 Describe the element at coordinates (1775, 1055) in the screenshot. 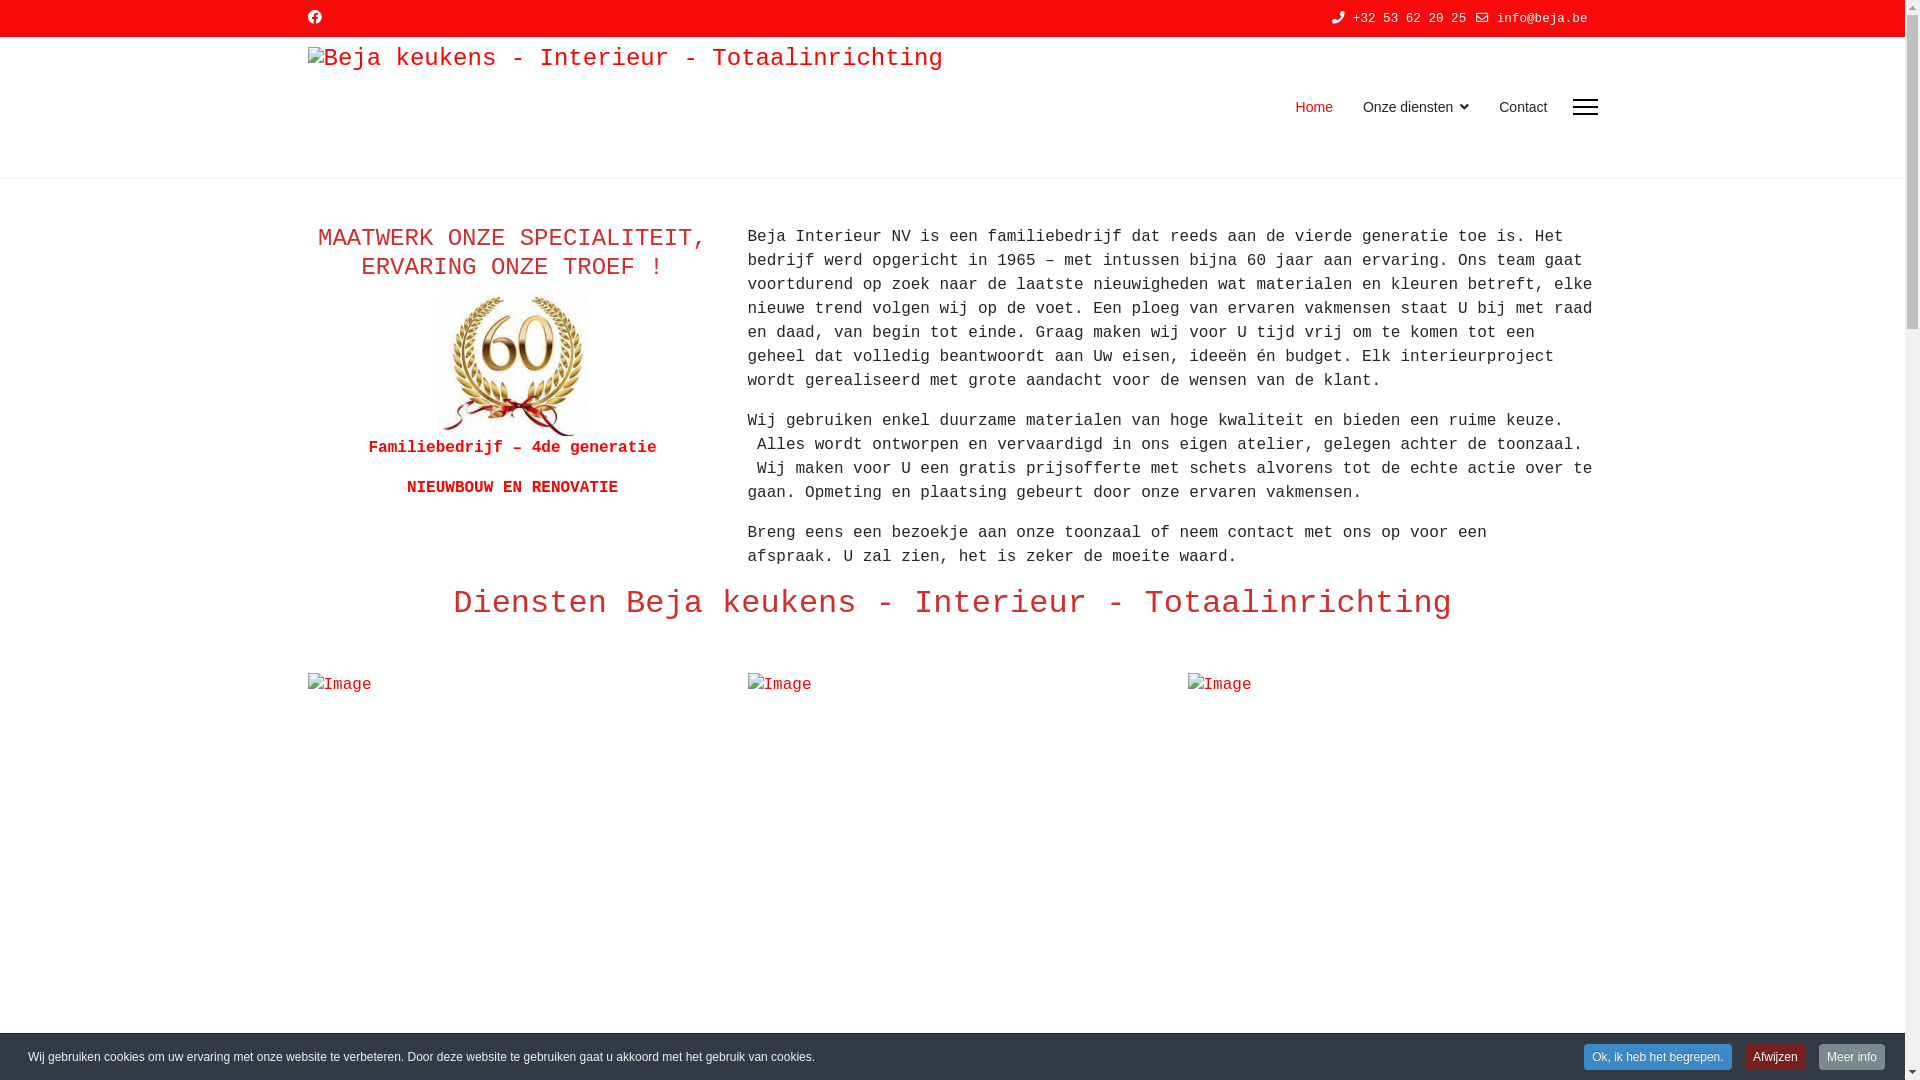

I see `'Afwijzen'` at that location.